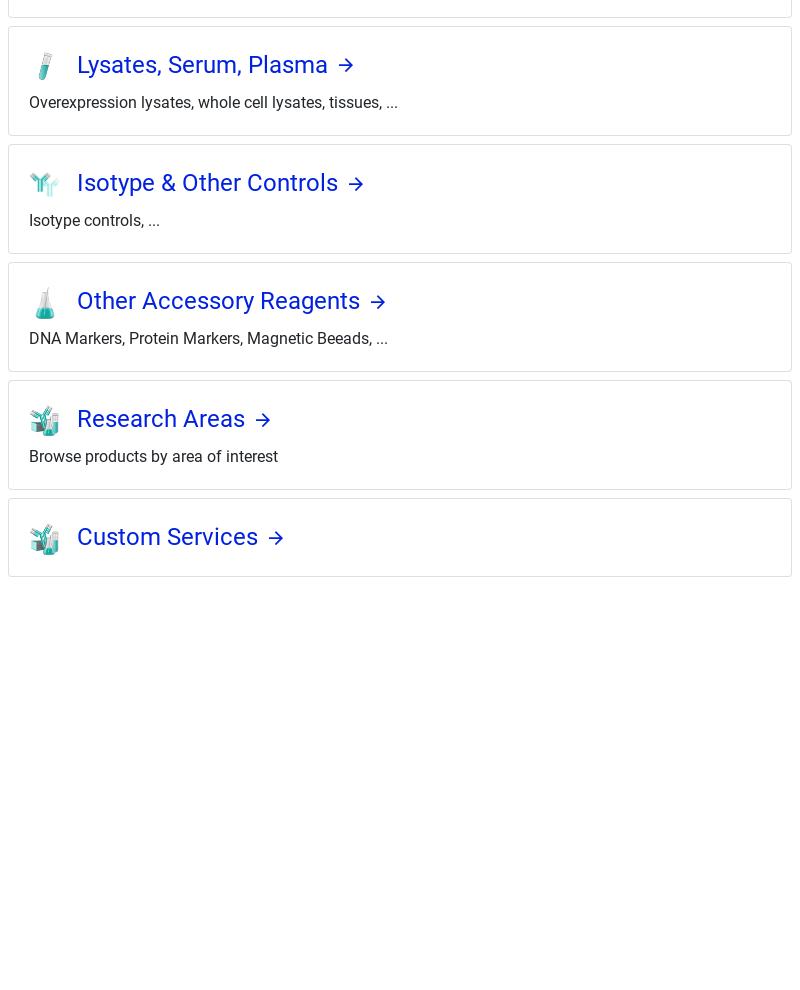 This screenshot has width=800, height=990. Describe the element at coordinates (39, 970) in the screenshot. I see `'CTG2 Proteins'` at that location.